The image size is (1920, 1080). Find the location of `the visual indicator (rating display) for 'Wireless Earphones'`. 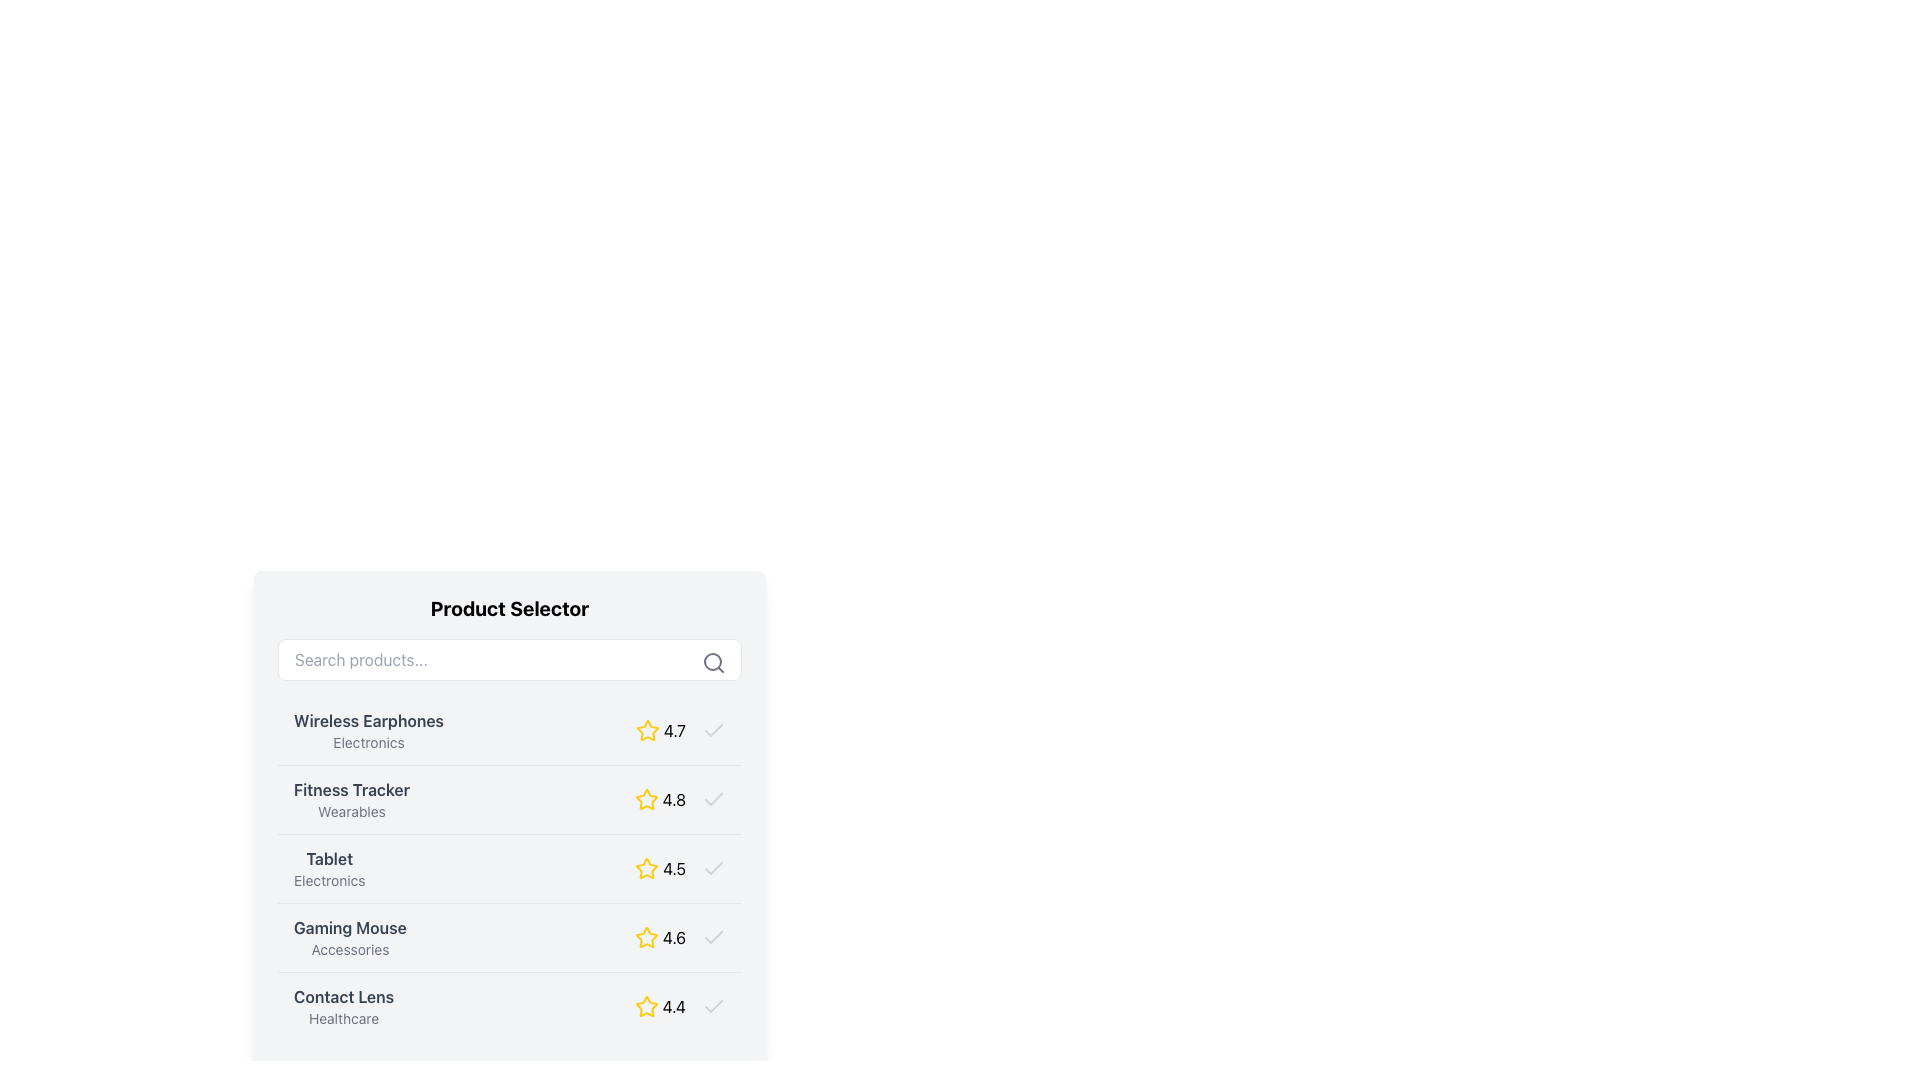

the visual indicator (rating display) for 'Wireless Earphones' is located at coordinates (681, 731).